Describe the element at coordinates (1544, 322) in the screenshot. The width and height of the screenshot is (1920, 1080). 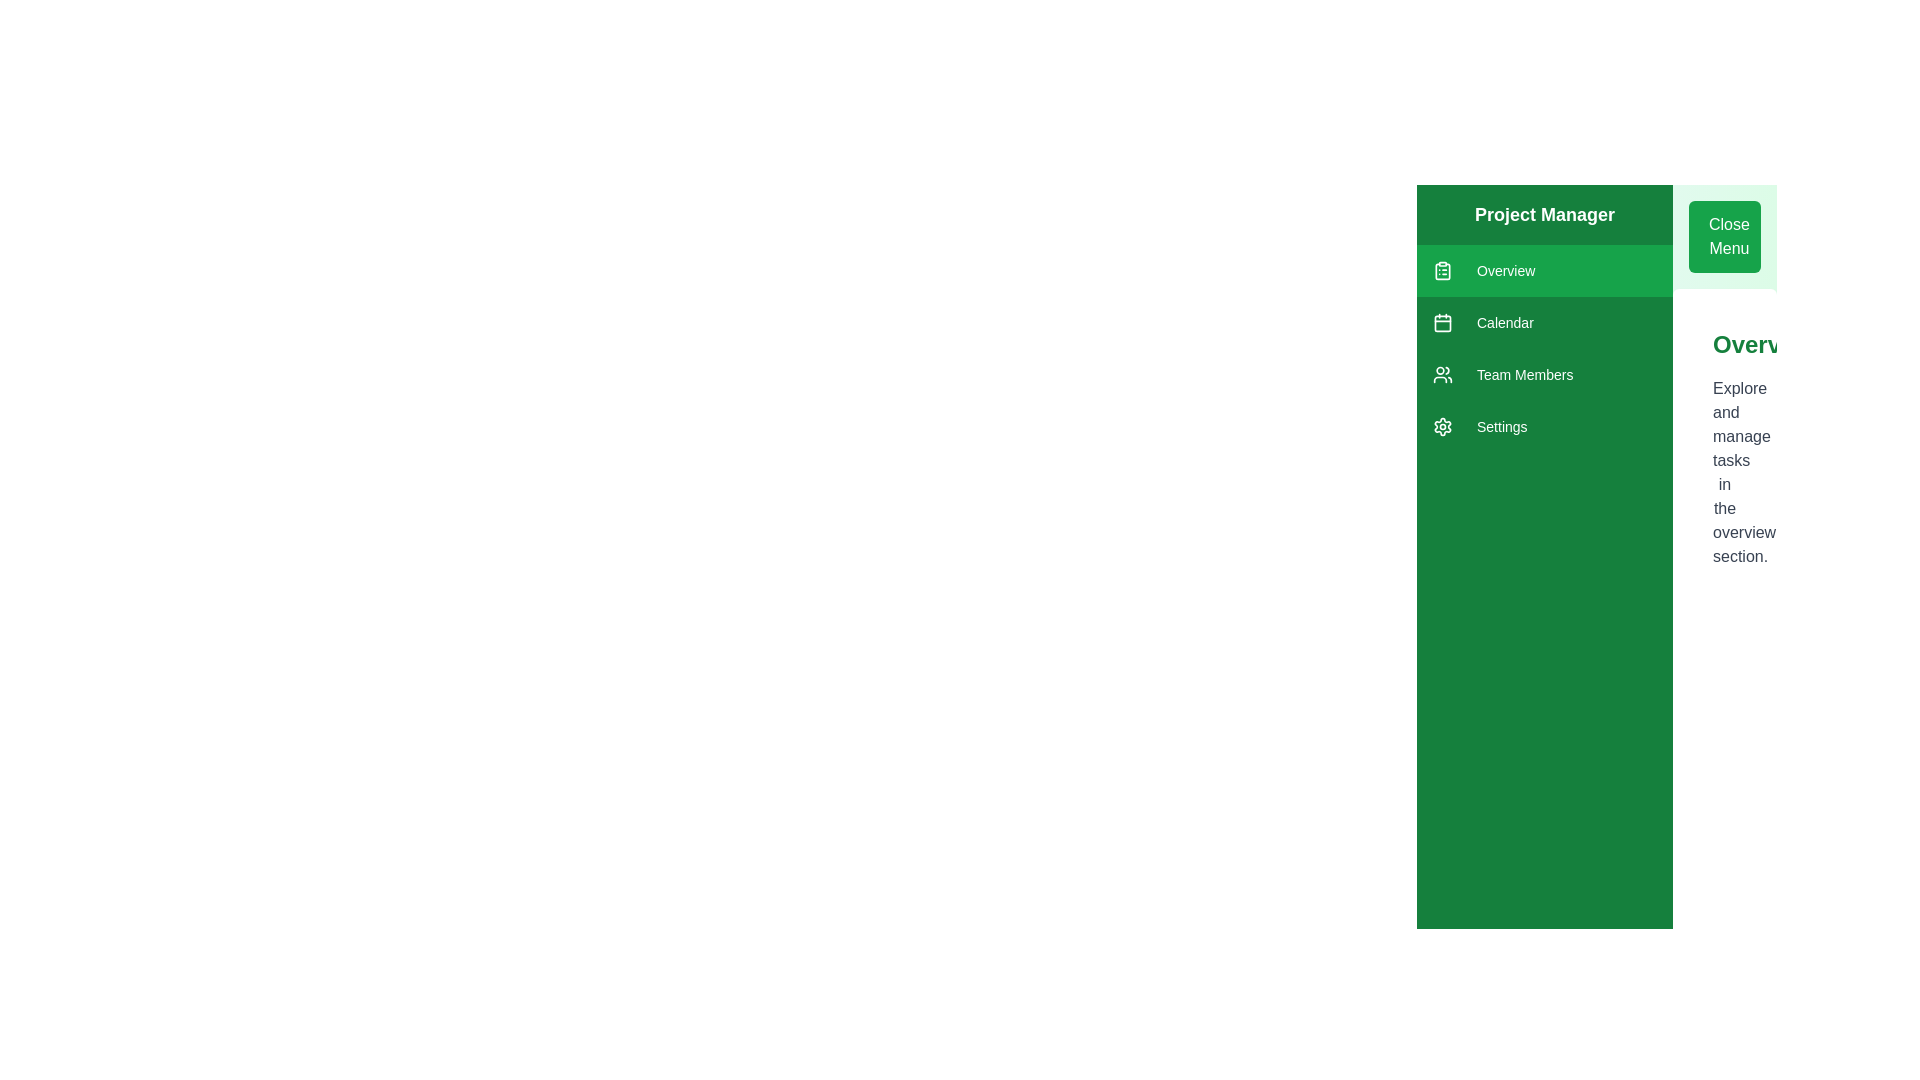
I see `the 'Calendar' section in the sidebar` at that location.